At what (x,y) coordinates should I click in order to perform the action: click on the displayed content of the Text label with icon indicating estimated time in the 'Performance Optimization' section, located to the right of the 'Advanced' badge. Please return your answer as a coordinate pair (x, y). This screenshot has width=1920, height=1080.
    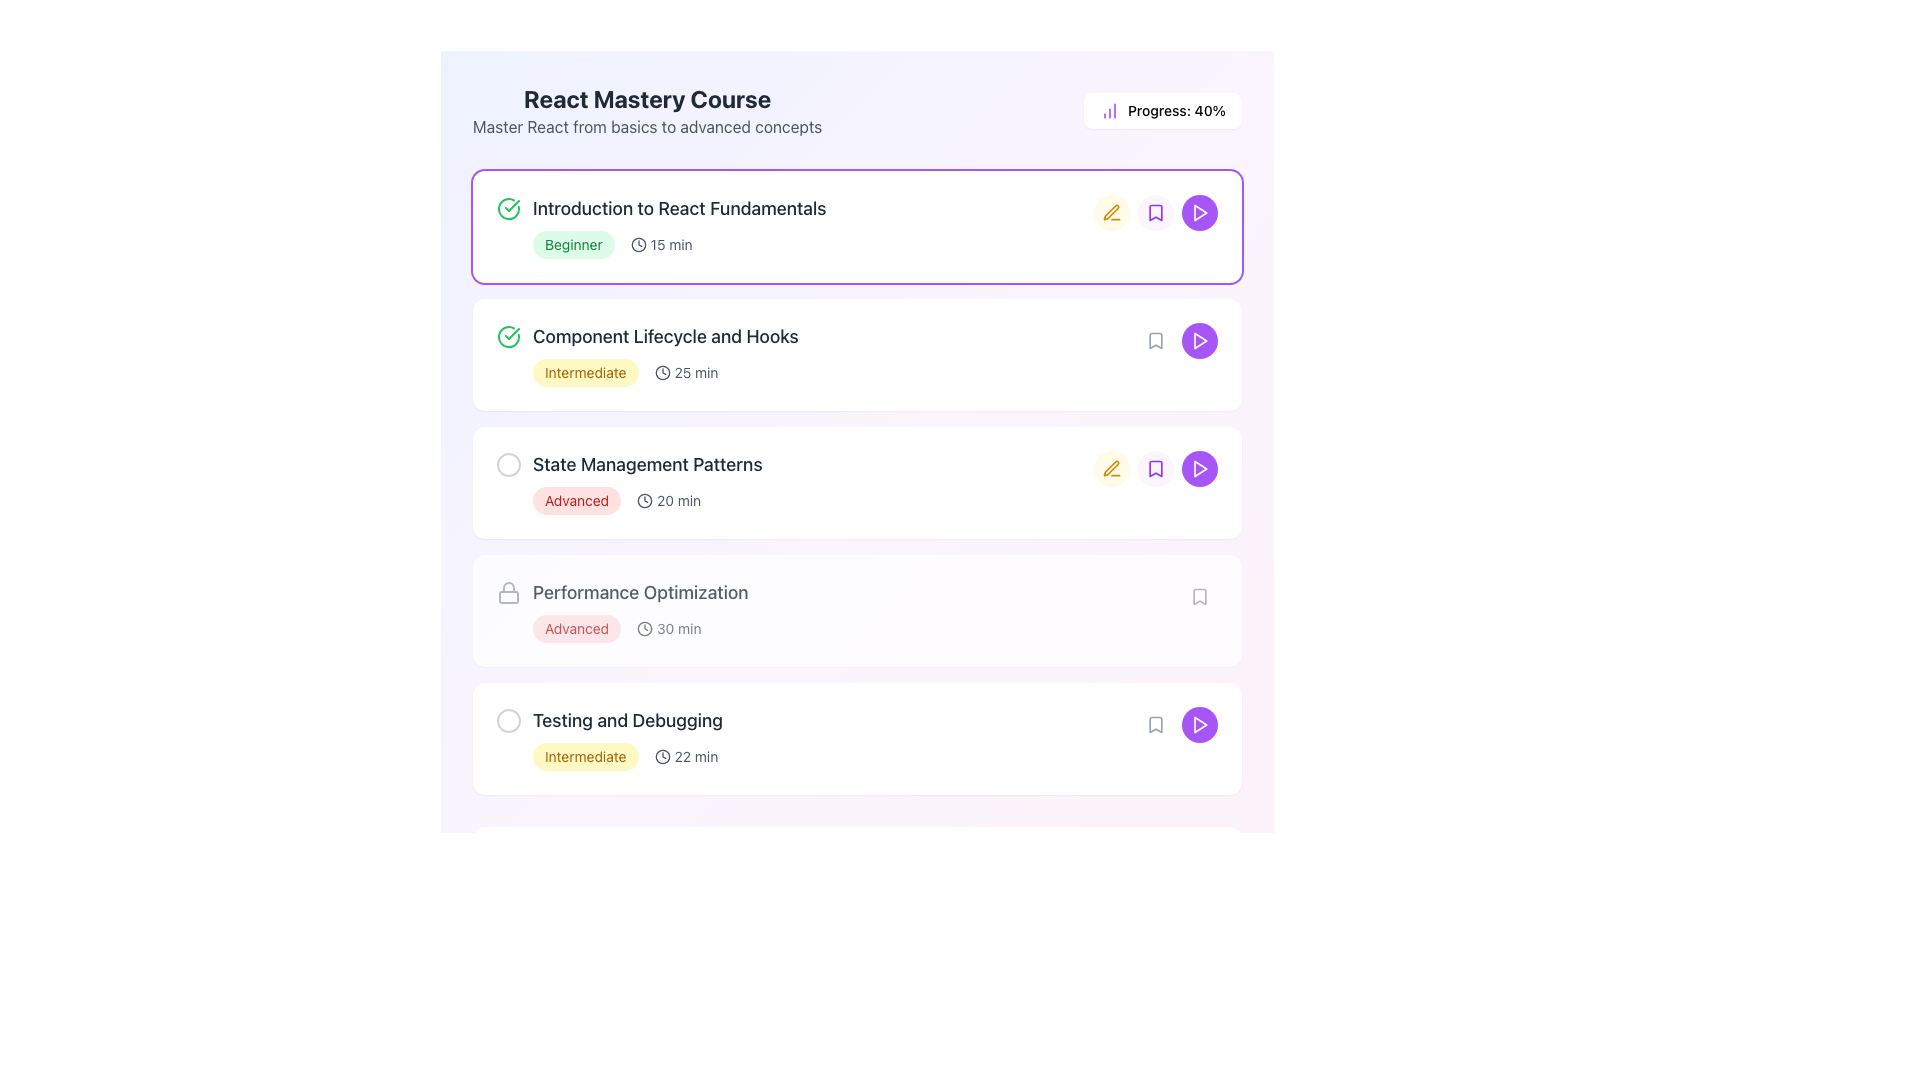
    Looking at the image, I should click on (669, 627).